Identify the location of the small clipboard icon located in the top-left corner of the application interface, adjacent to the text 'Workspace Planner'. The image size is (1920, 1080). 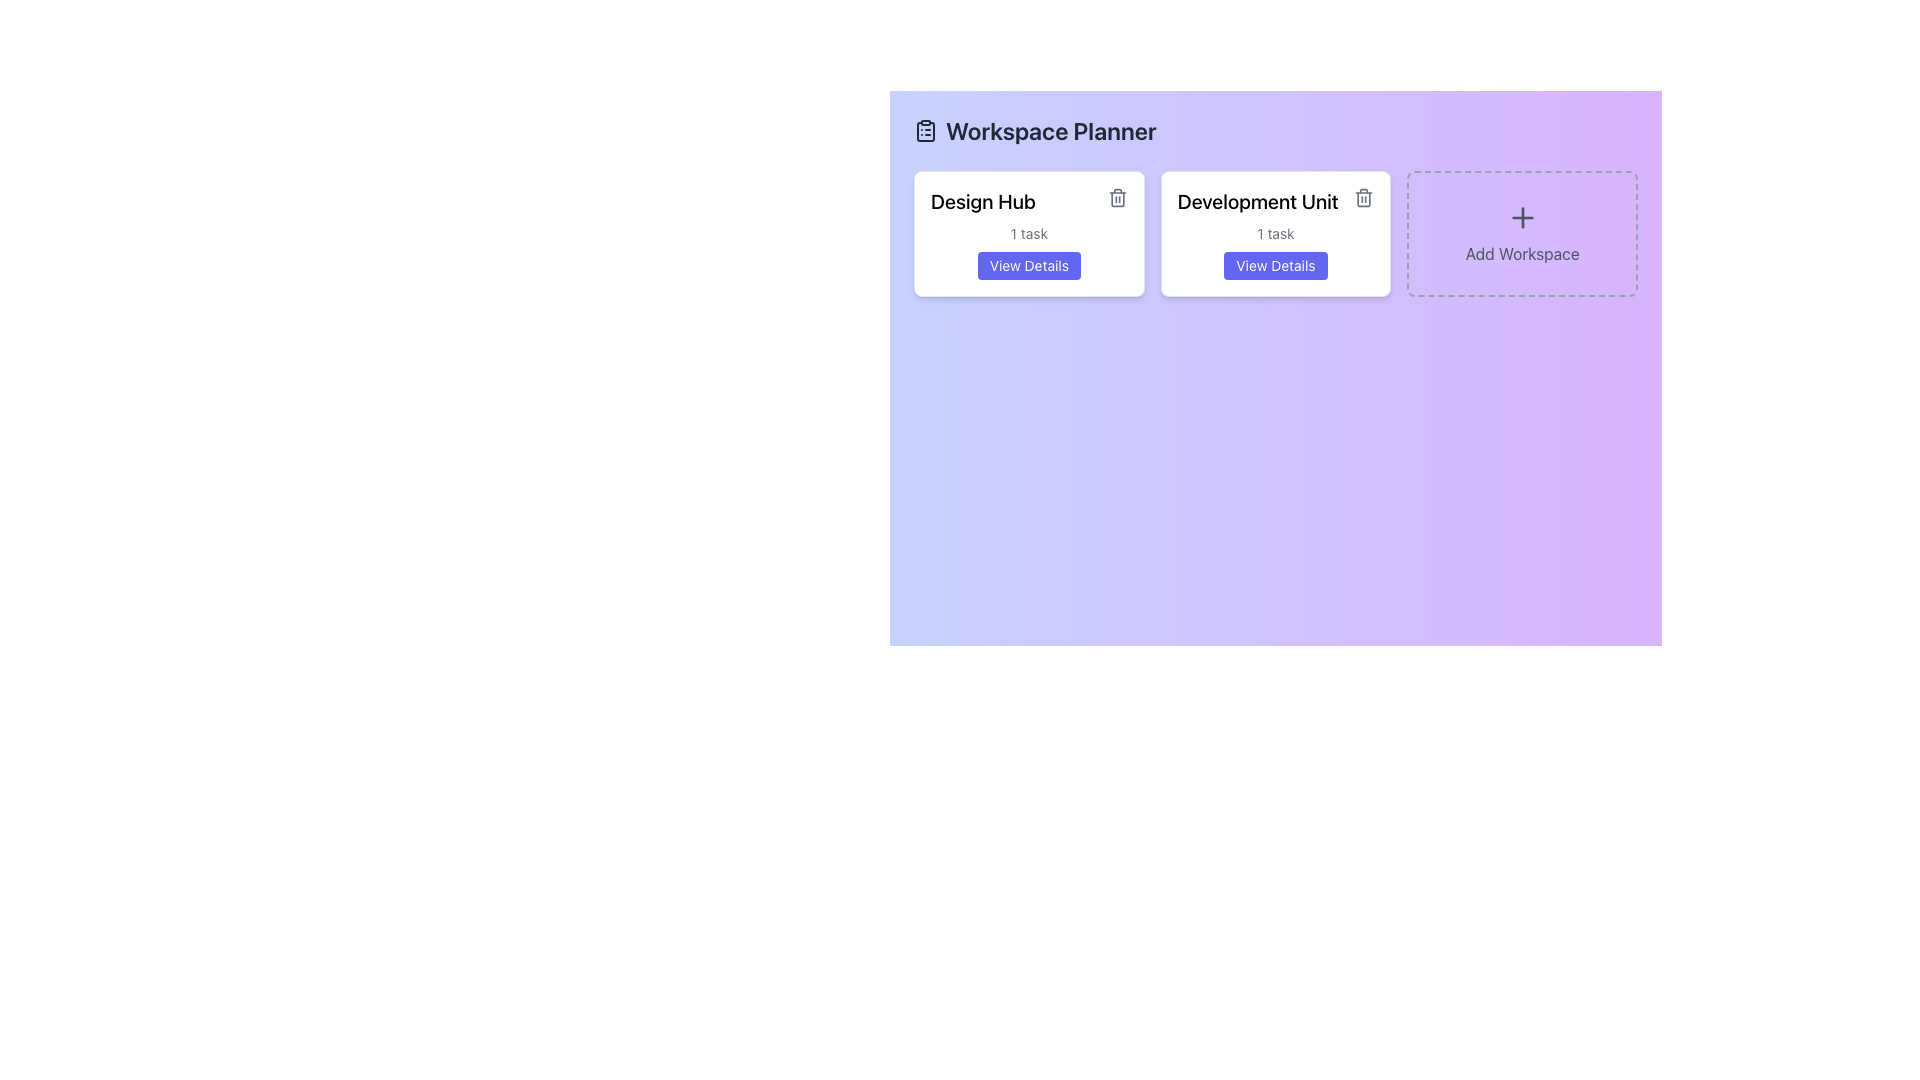
(925, 131).